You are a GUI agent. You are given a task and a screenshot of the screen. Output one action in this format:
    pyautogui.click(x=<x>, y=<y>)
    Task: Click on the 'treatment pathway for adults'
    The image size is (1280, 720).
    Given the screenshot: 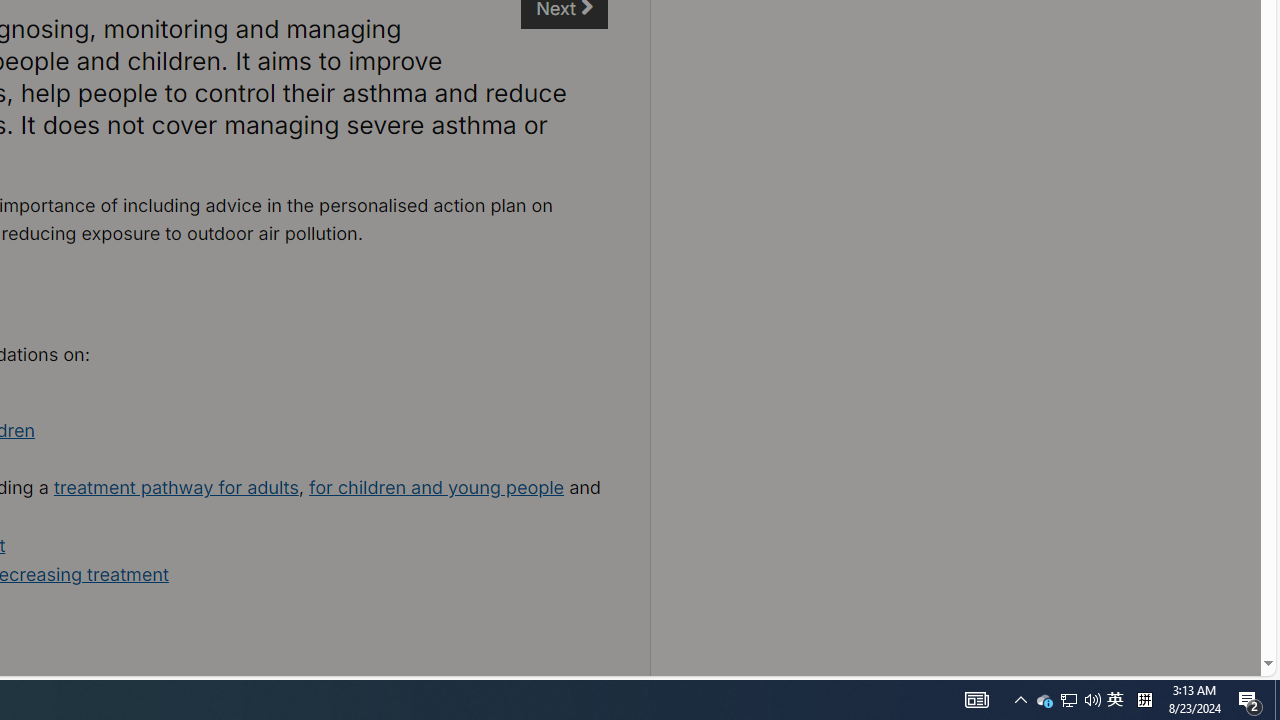 What is the action you would take?
    pyautogui.click(x=176, y=487)
    